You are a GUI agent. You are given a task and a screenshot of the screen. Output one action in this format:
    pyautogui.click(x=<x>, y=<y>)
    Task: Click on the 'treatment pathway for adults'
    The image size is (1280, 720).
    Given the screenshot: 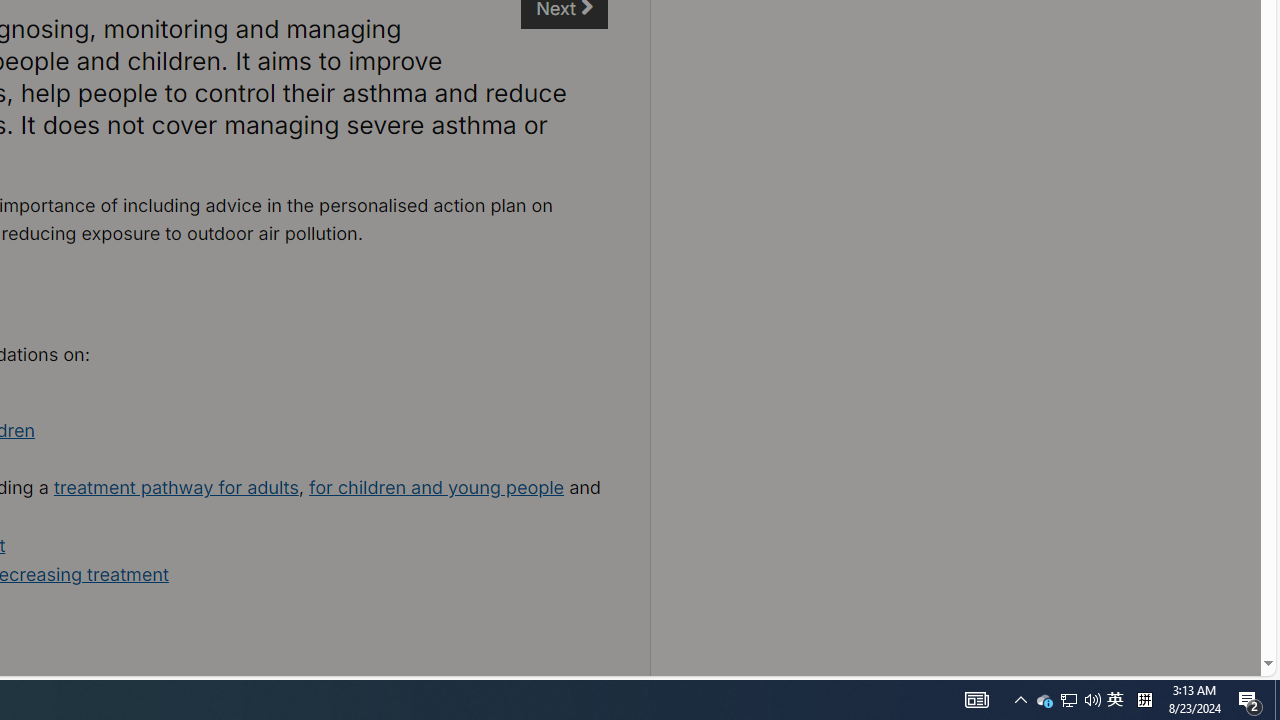 What is the action you would take?
    pyautogui.click(x=176, y=487)
    